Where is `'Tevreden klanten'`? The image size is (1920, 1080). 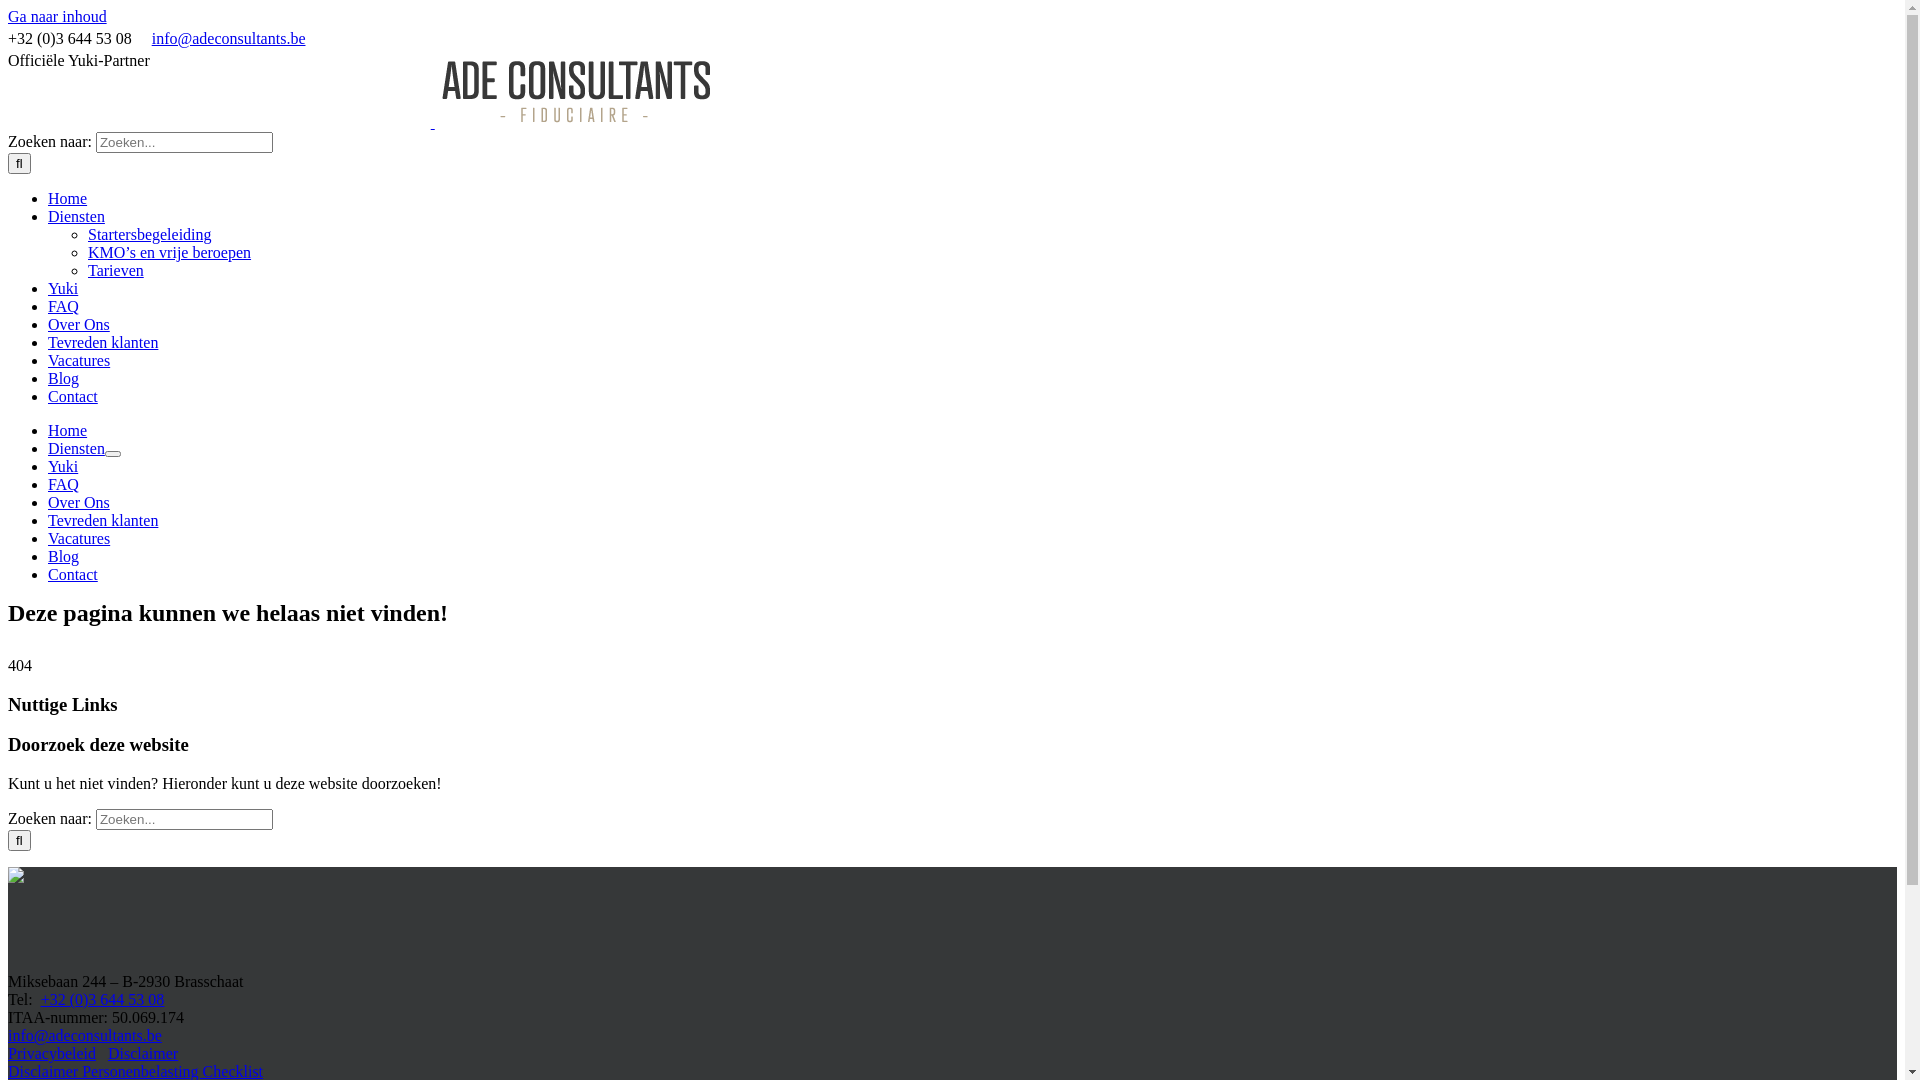
'Tevreden klanten' is located at coordinates (101, 519).